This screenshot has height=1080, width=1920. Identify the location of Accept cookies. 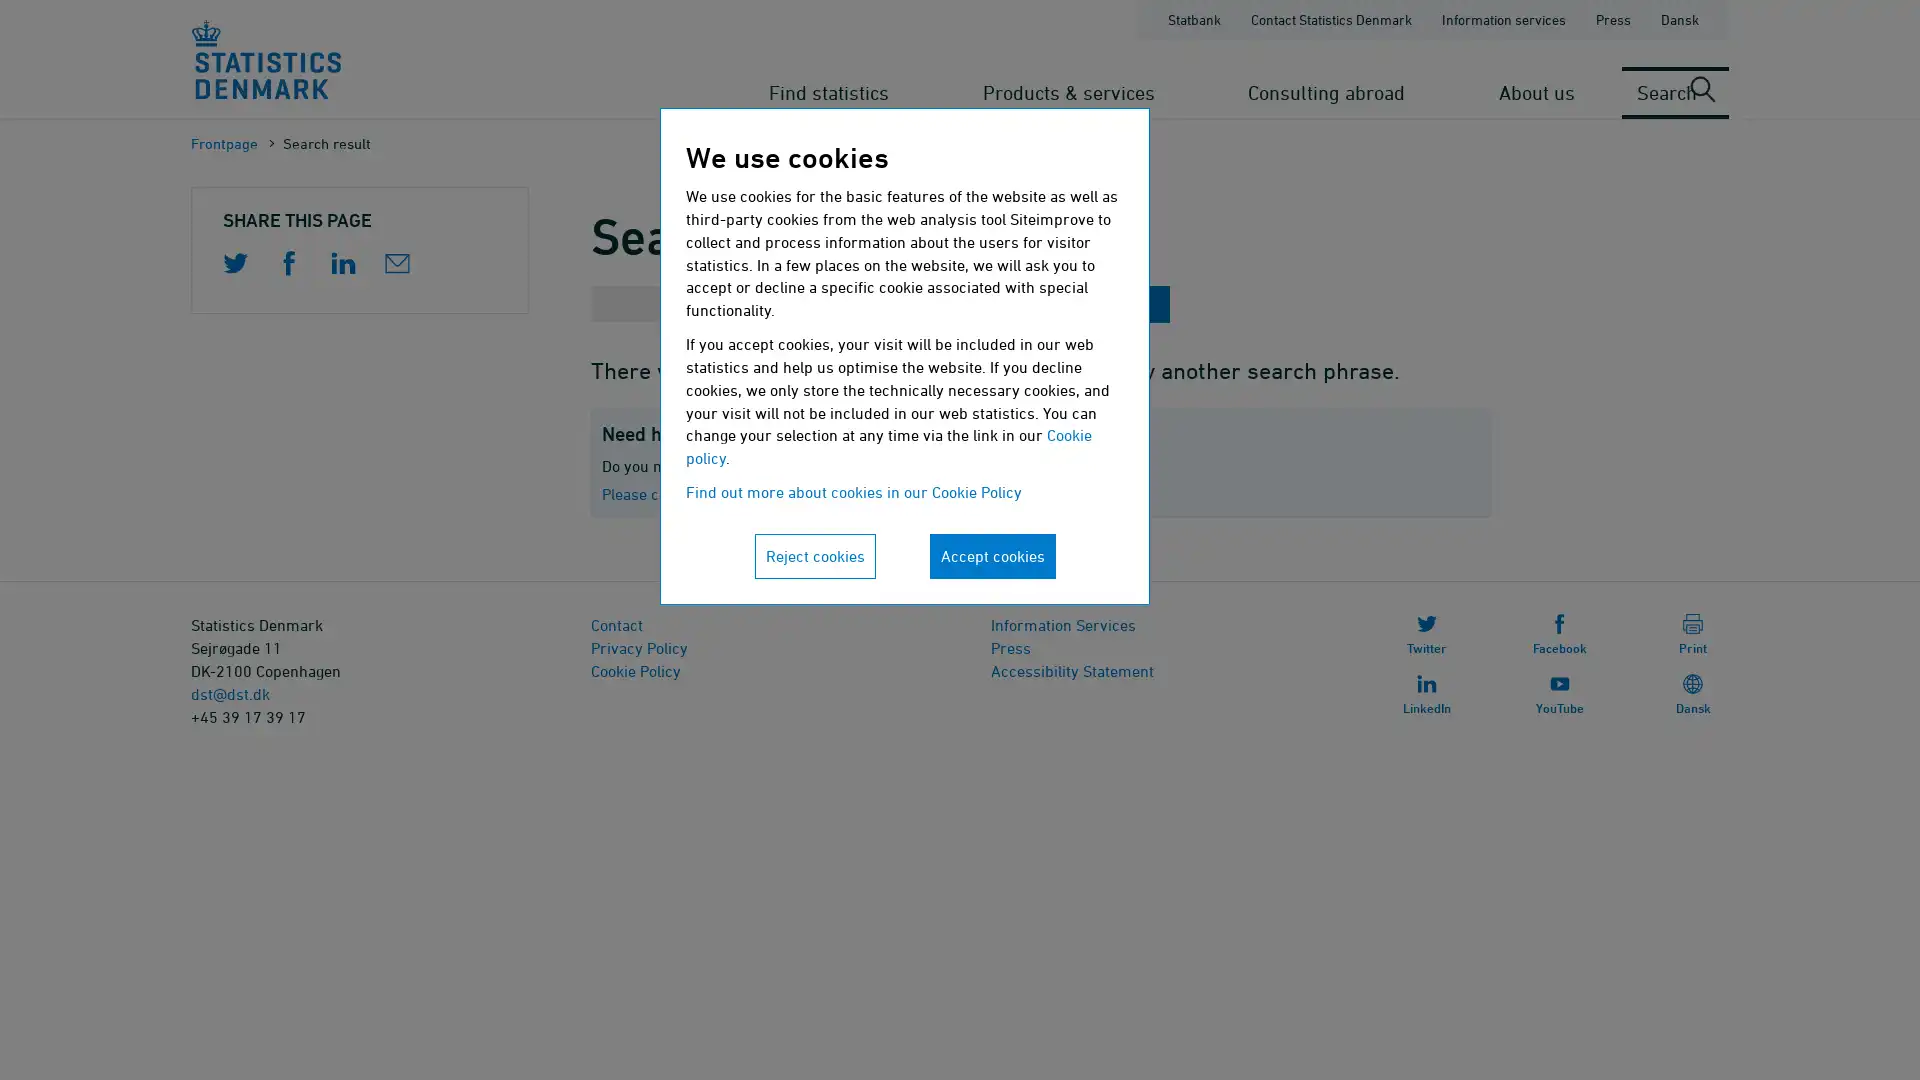
(992, 555).